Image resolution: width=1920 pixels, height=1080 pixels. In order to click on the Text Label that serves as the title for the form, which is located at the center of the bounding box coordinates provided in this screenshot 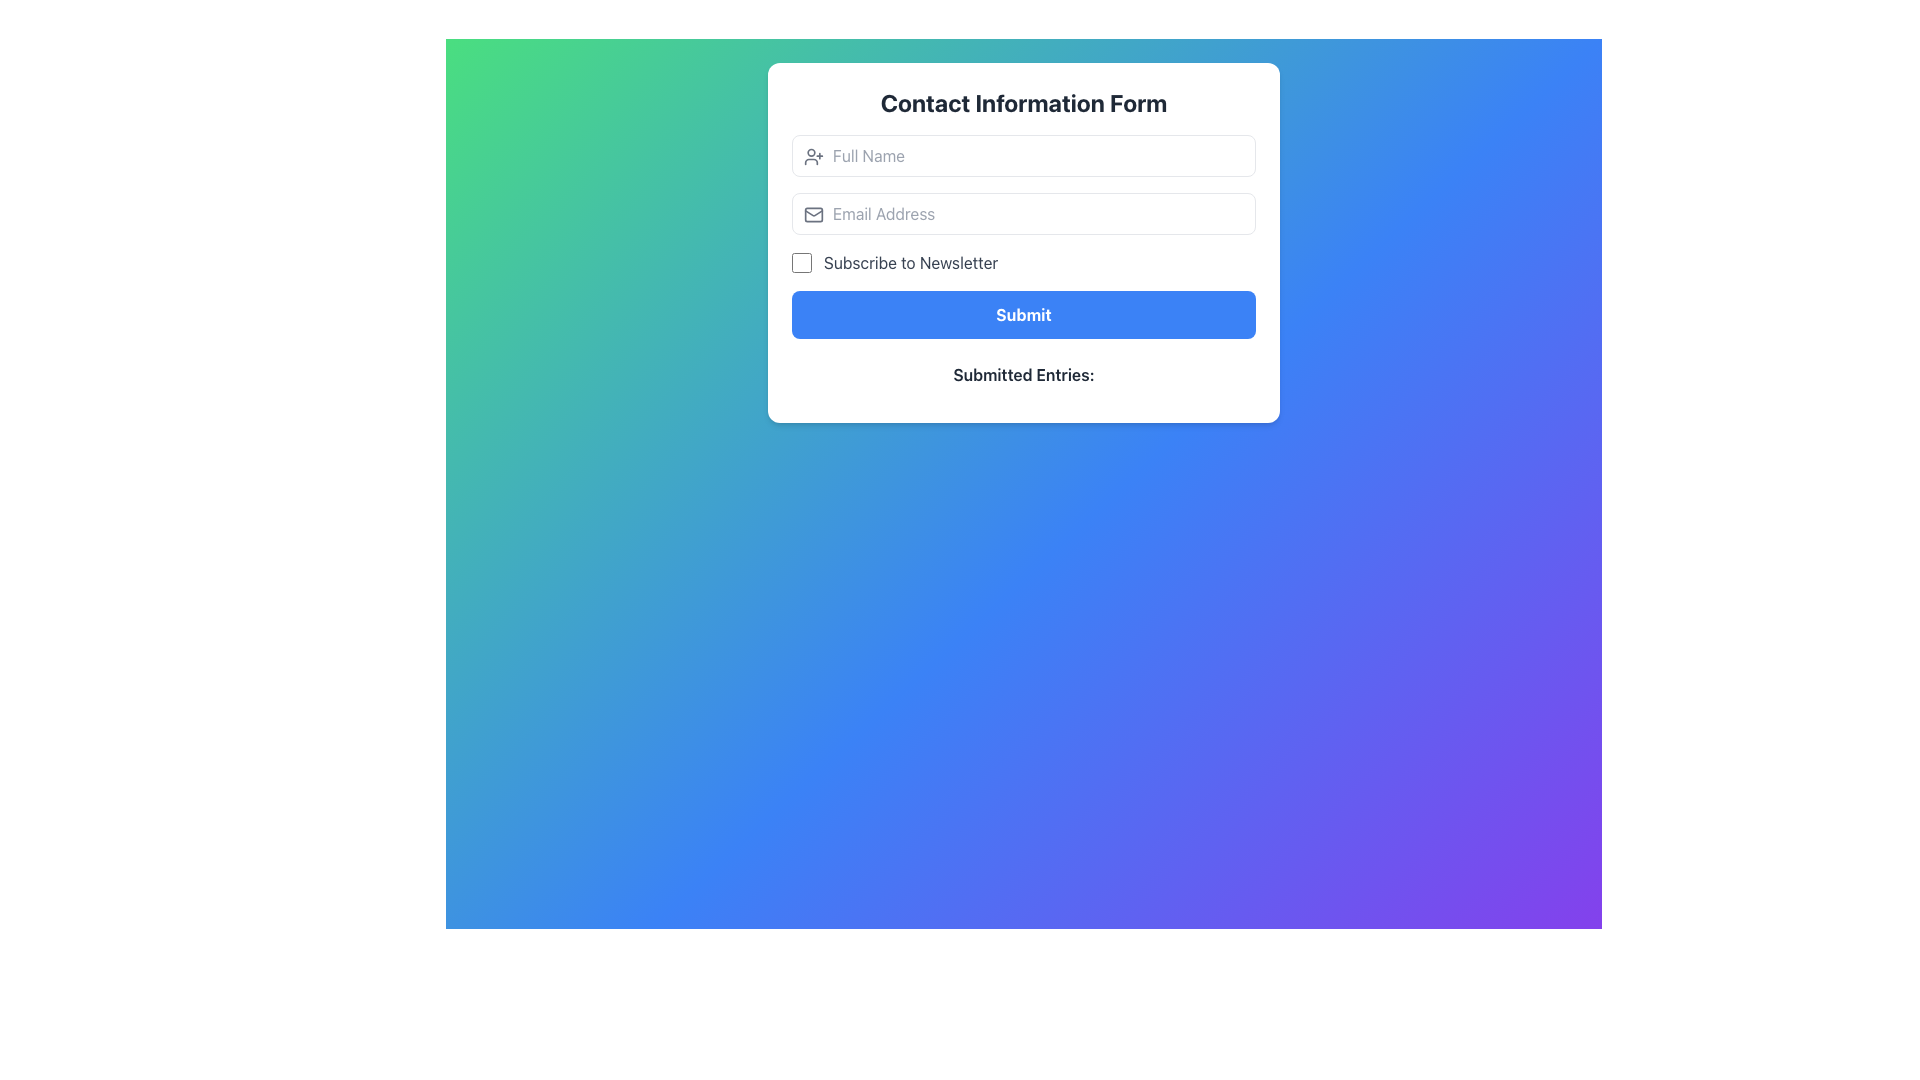, I will do `click(1023, 103)`.